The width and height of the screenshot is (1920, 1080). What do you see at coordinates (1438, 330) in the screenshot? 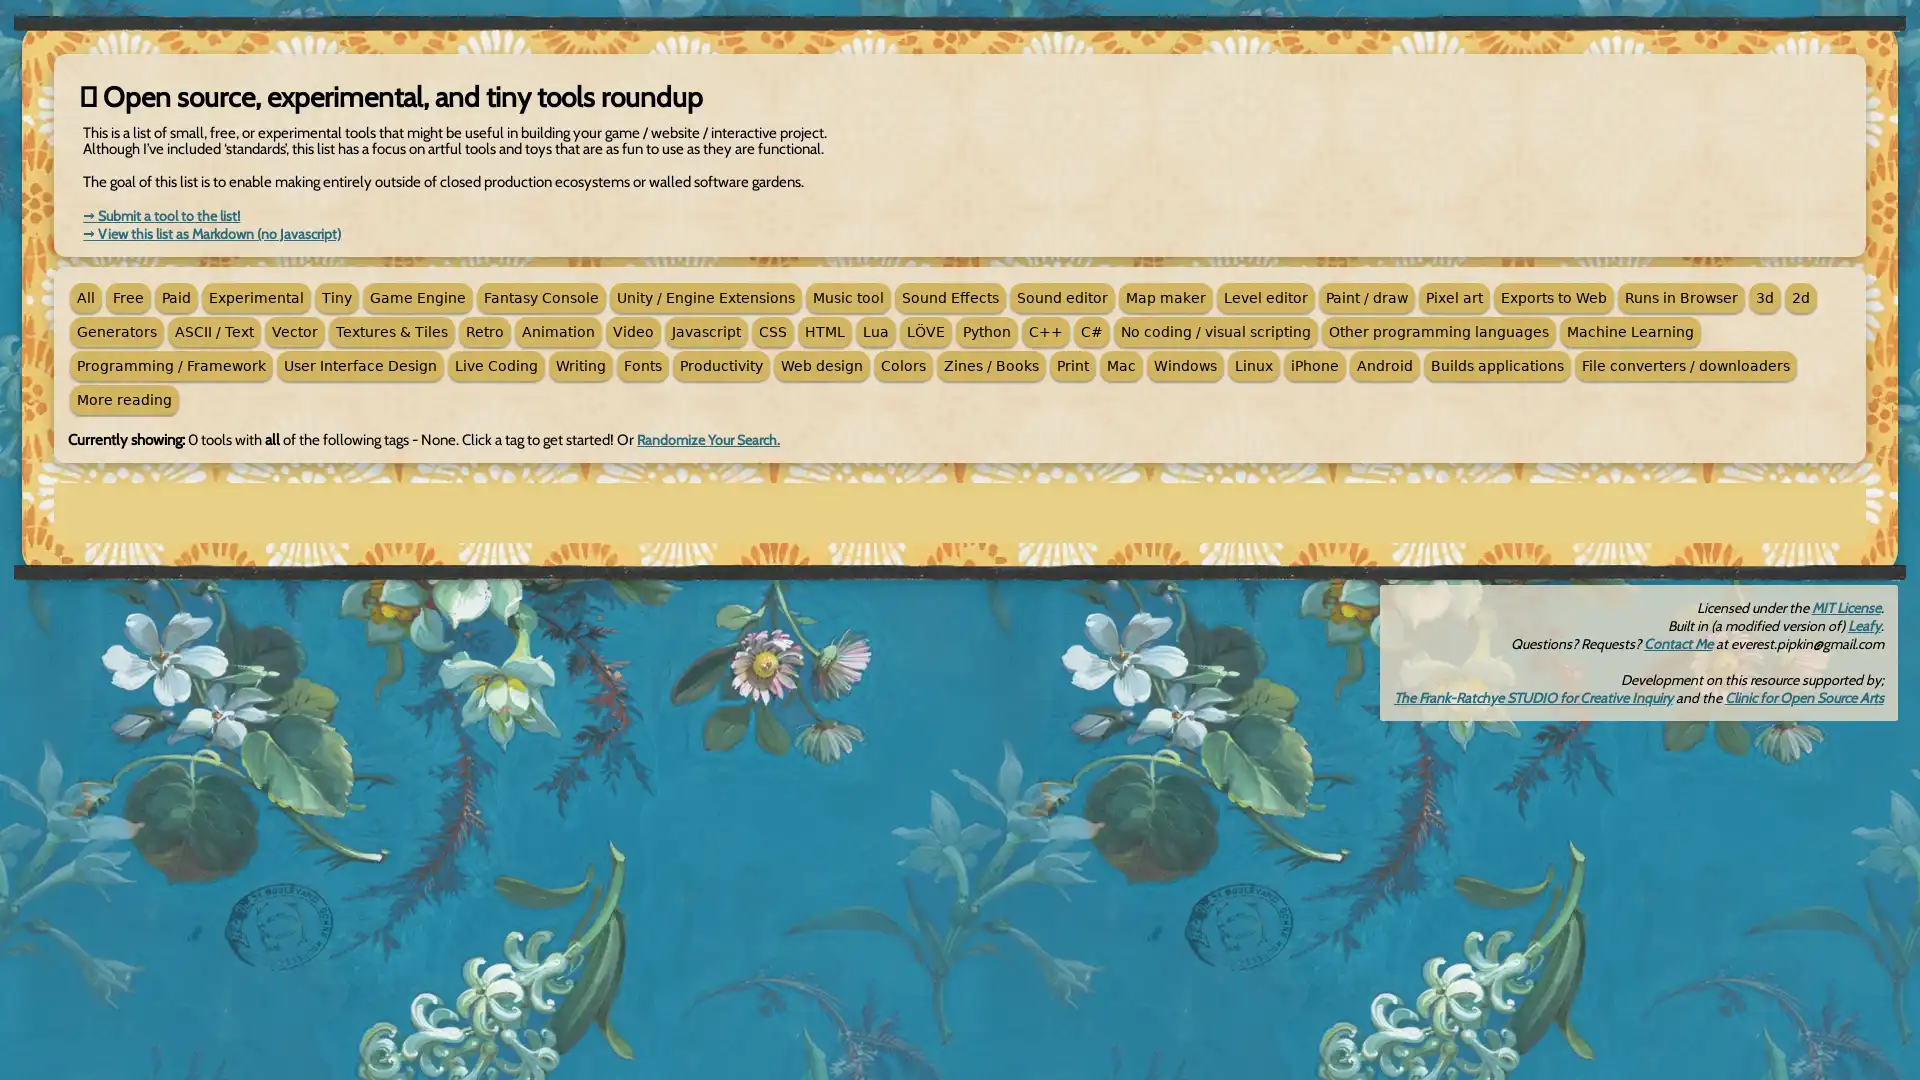
I see `Other programming languages` at bounding box center [1438, 330].